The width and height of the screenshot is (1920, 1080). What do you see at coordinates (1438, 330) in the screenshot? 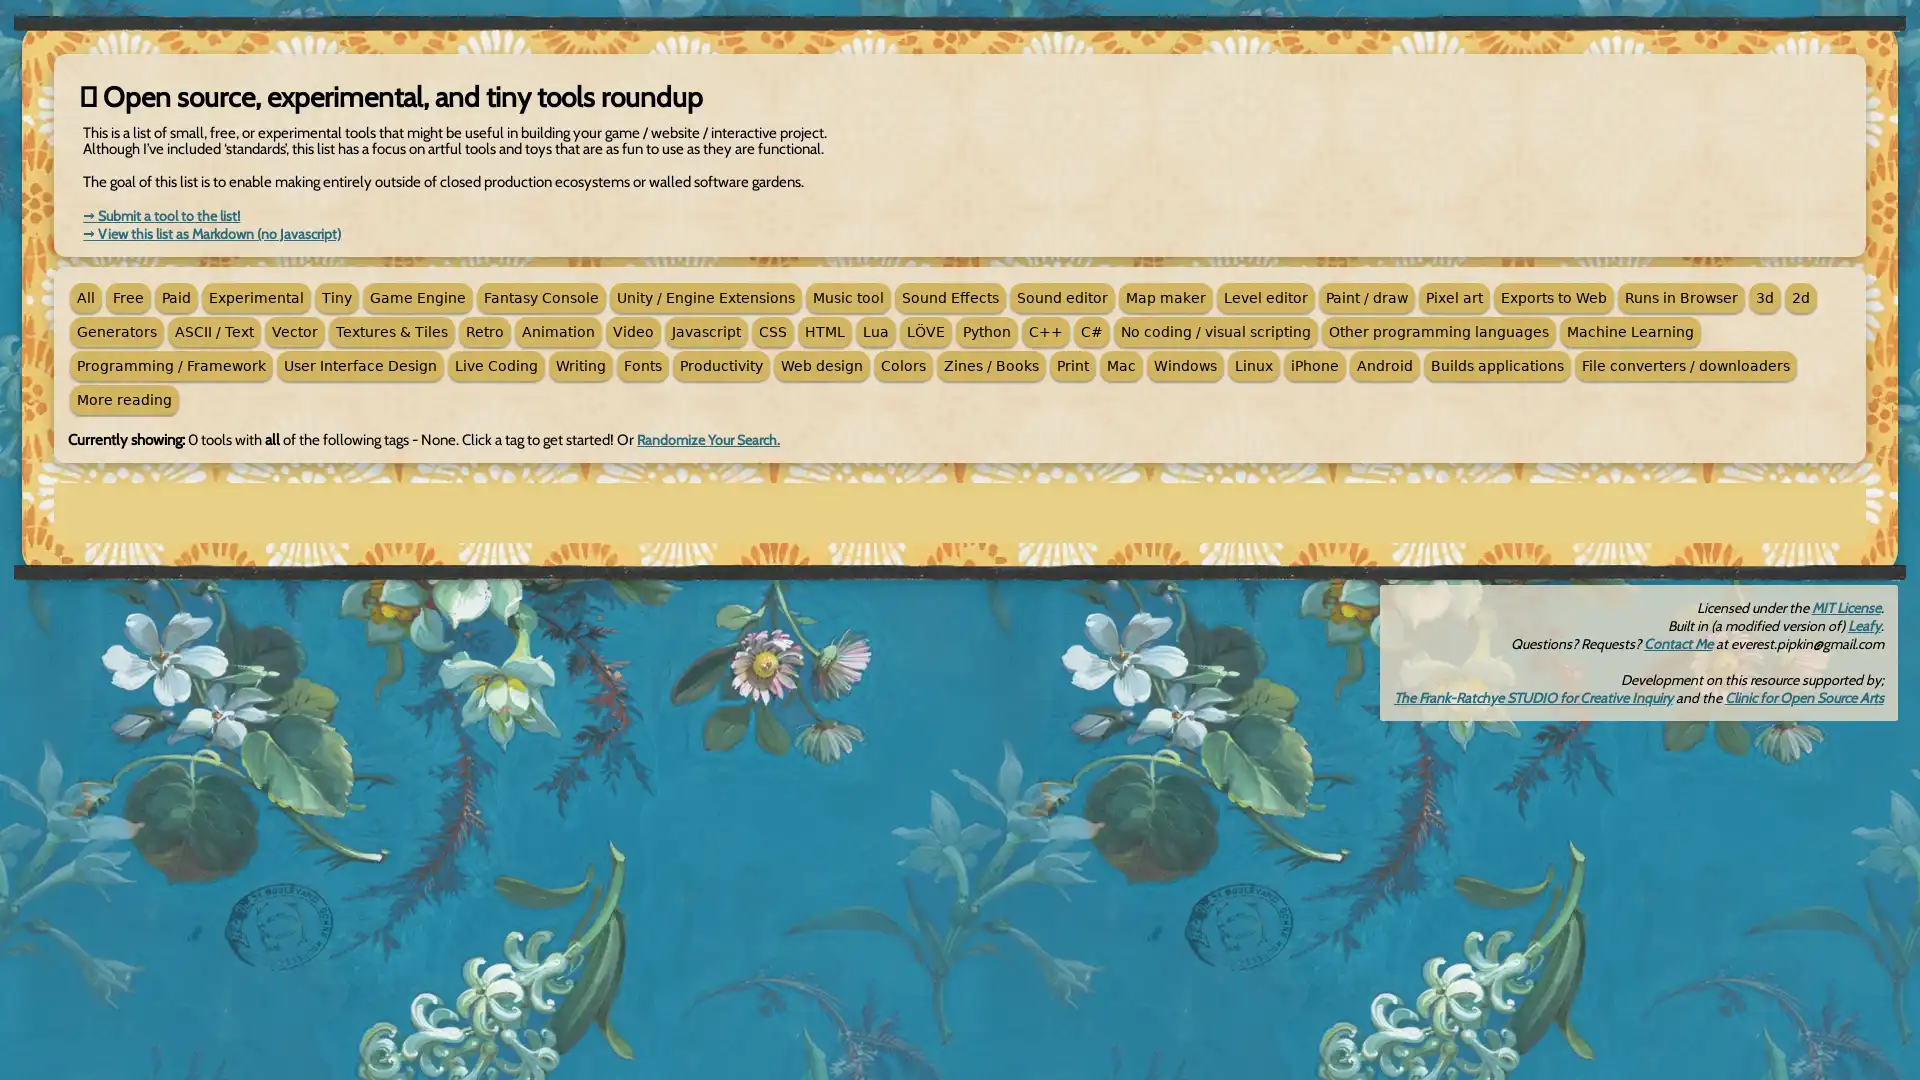
I see `Other programming languages` at bounding box center [1438, 330].